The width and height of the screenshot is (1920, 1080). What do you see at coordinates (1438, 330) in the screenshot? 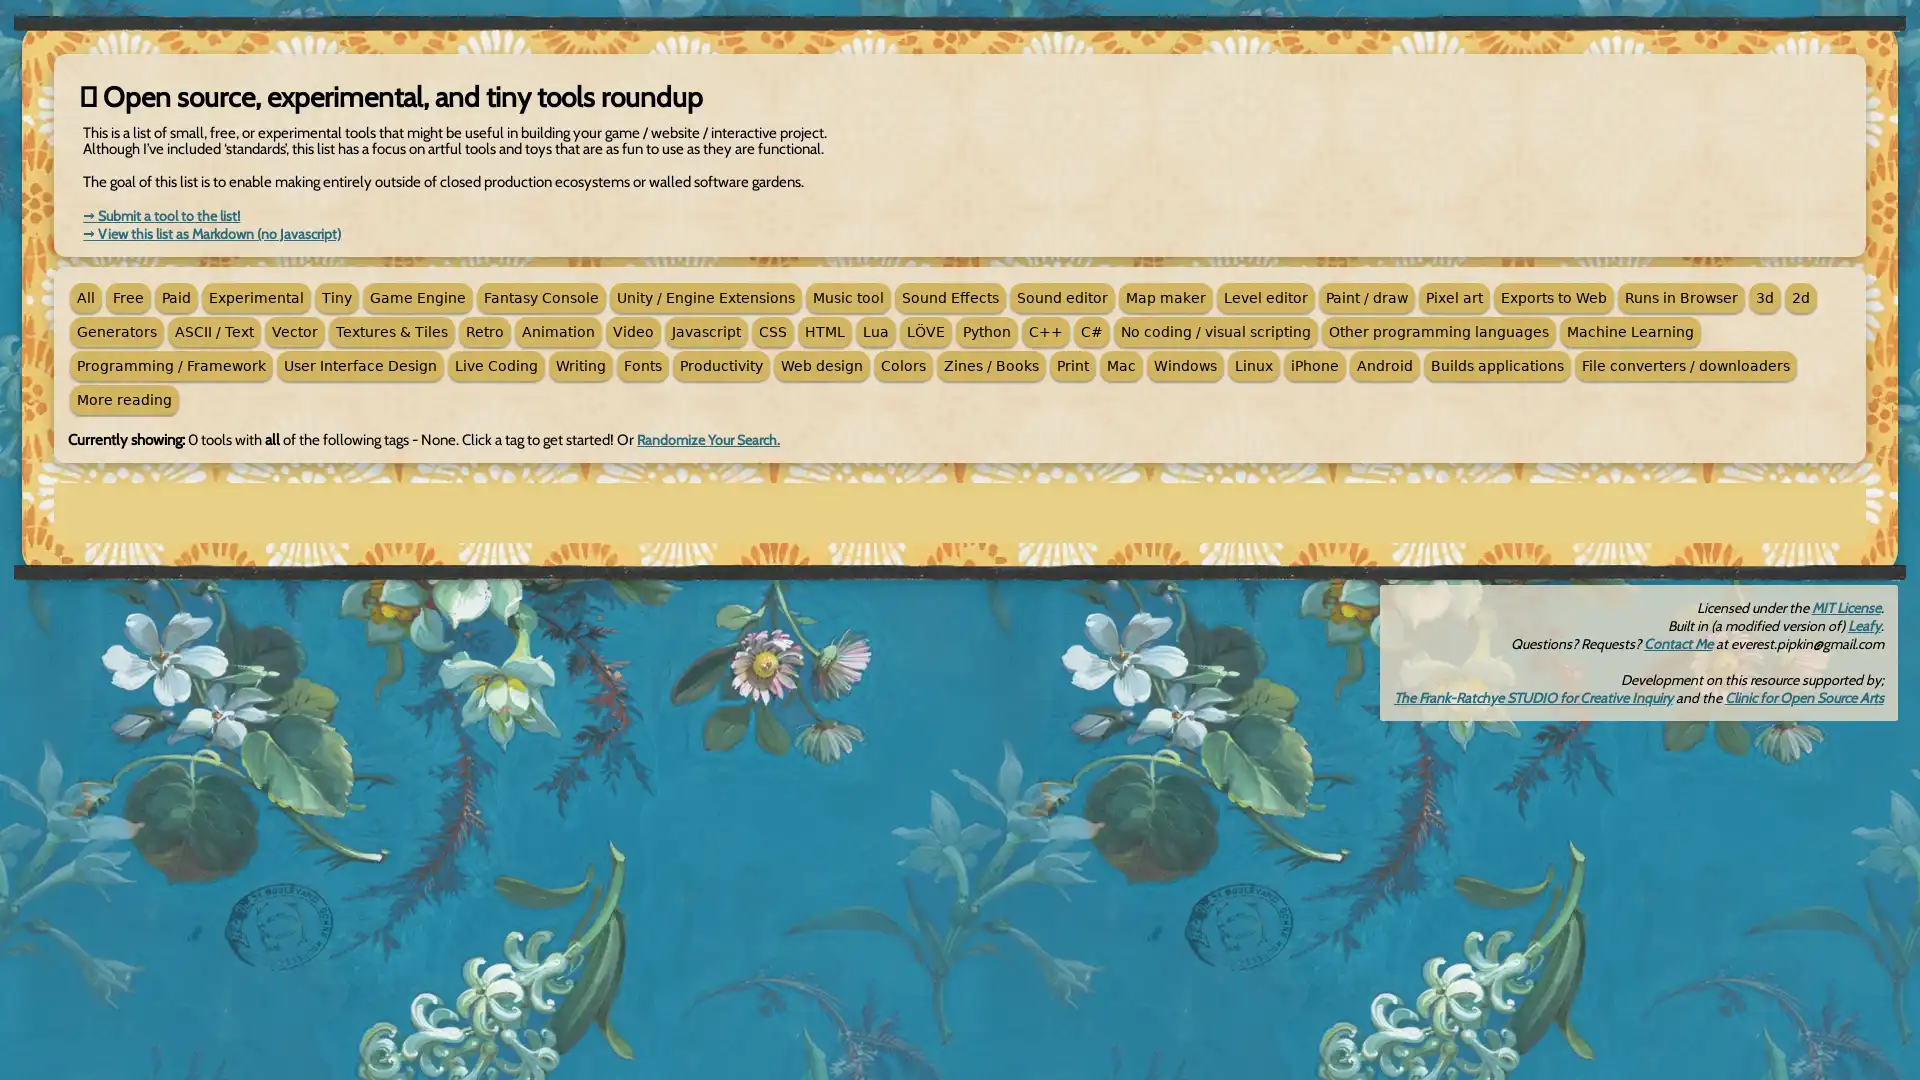
I see `Other programming languages` at bounding box center [1438, 330].